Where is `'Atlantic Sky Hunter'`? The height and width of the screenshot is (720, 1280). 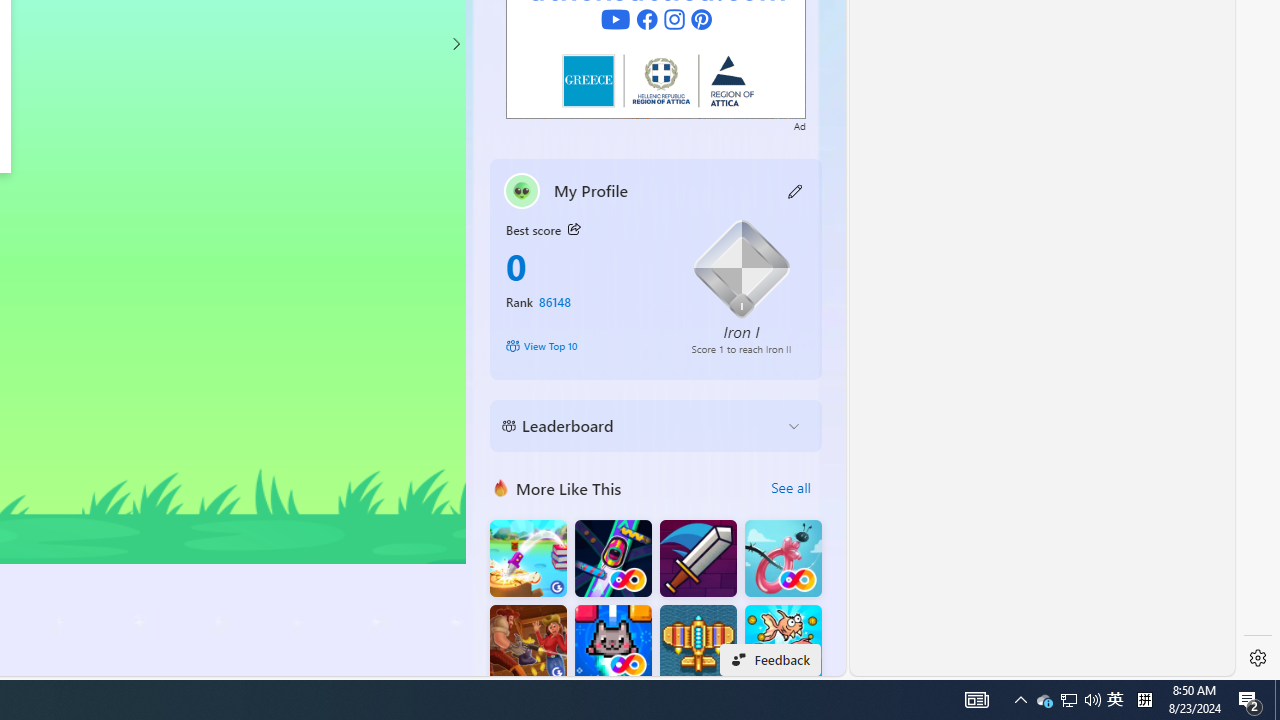
'Atlantic Sky Hunter' is located at coordinates (698, 643).